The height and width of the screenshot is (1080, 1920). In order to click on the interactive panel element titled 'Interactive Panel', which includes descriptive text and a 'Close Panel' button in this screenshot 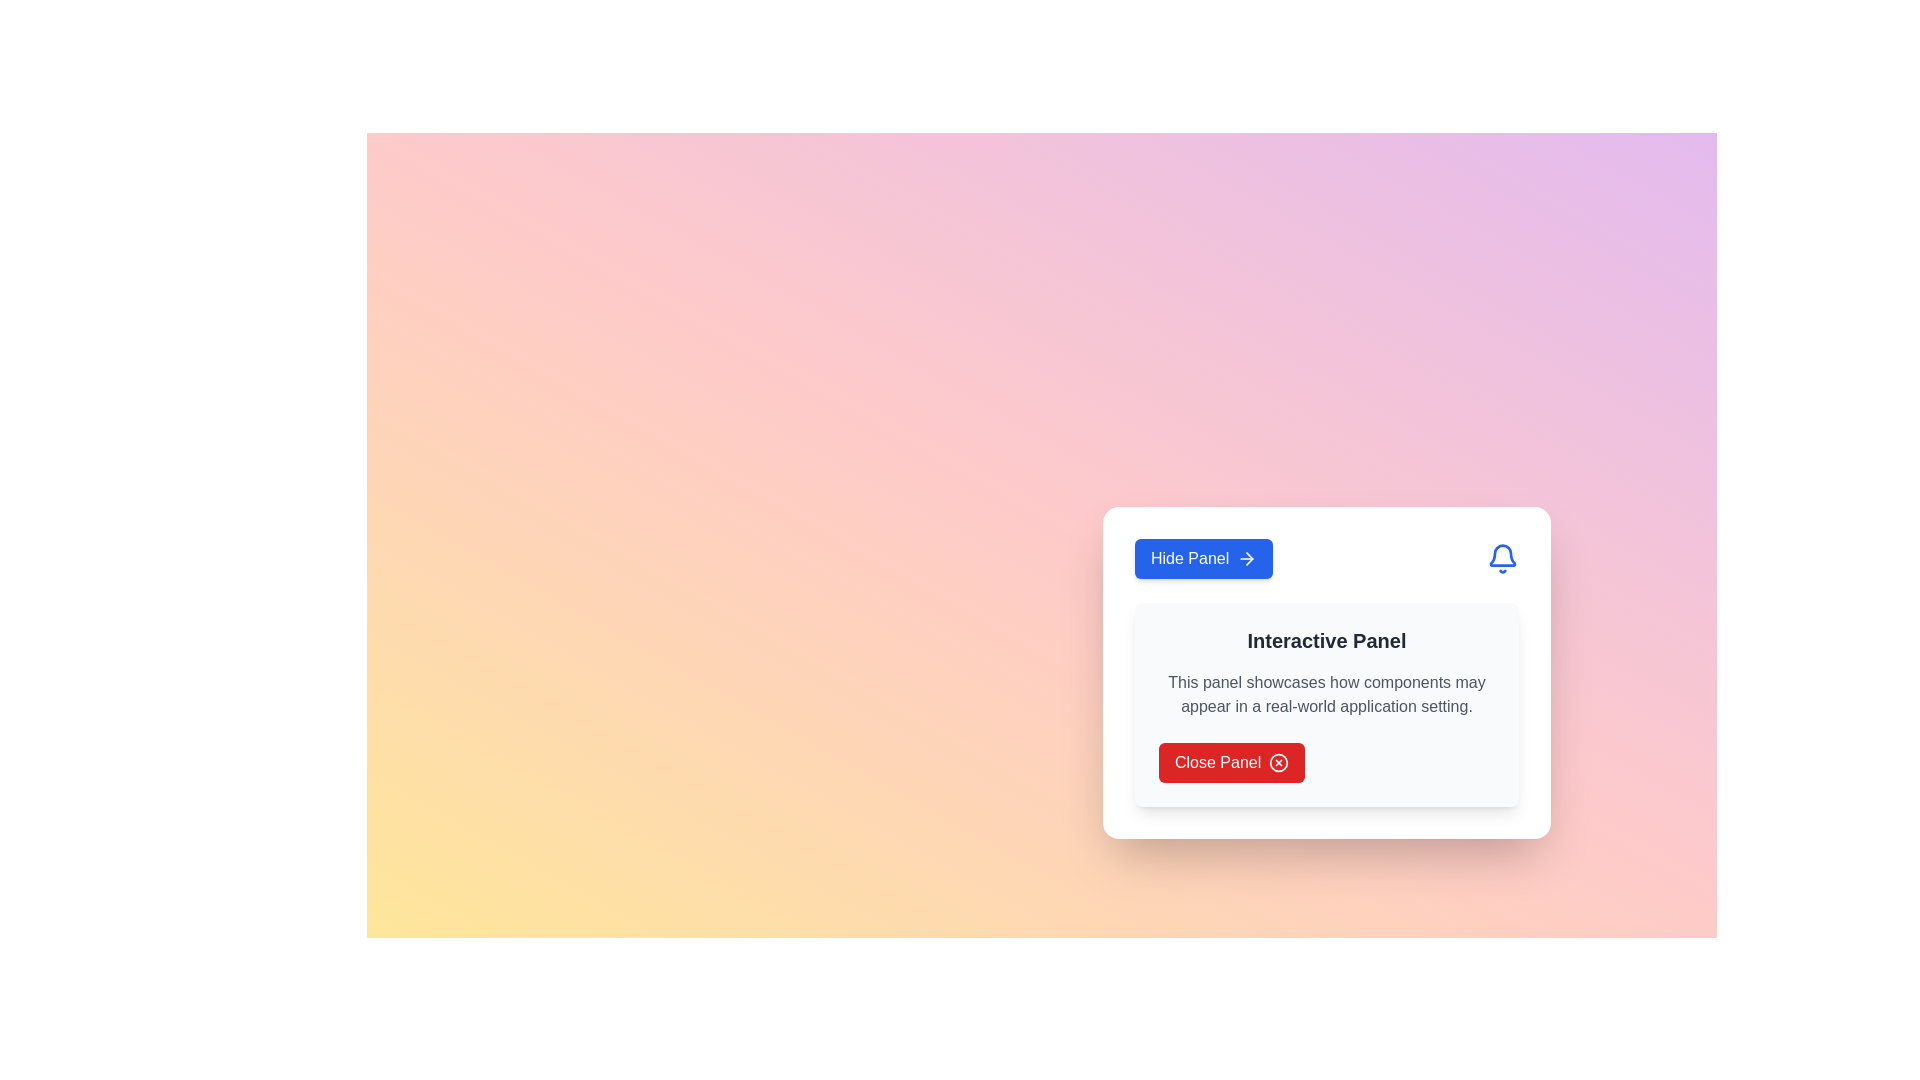, I will do `click(1326, 704)`.